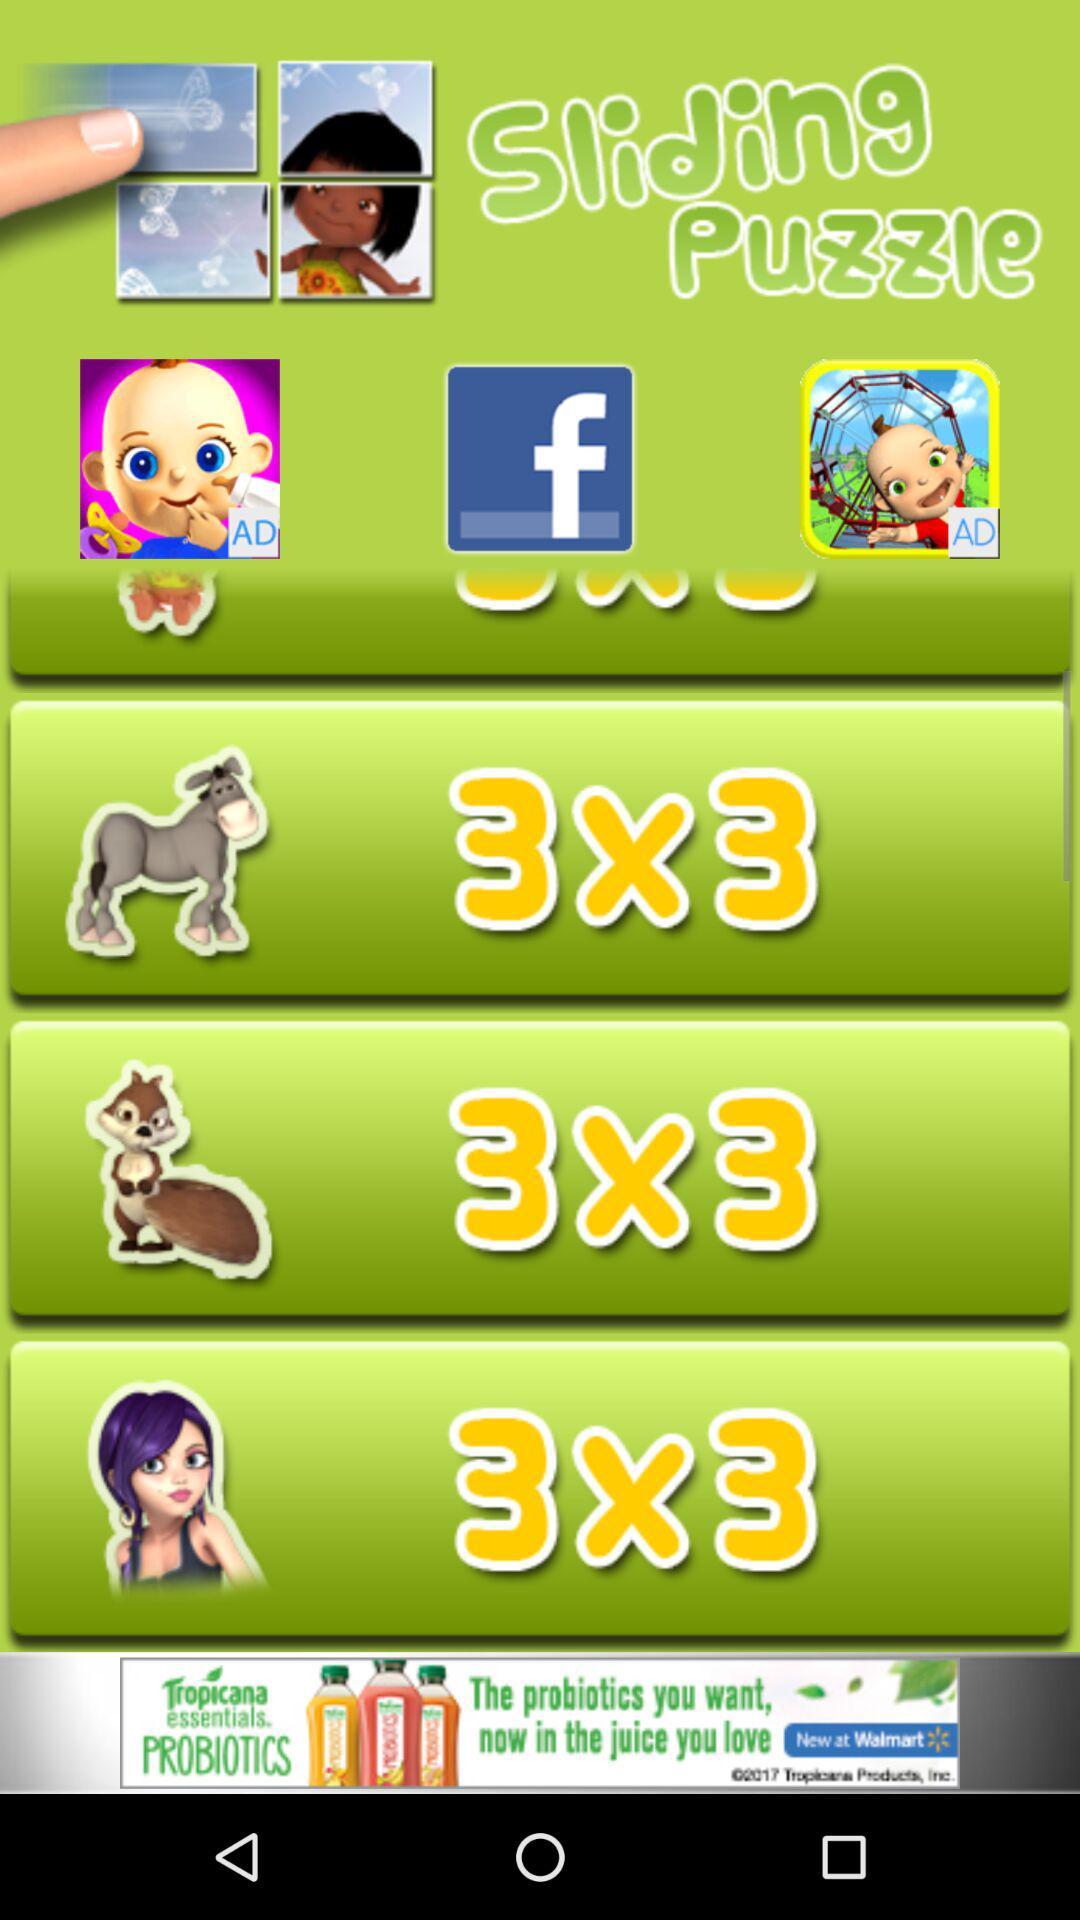  What do you see at coordinates (540, 1725) in the screenshot?
I see `advertisement website` at bounding box center [540, 1725].